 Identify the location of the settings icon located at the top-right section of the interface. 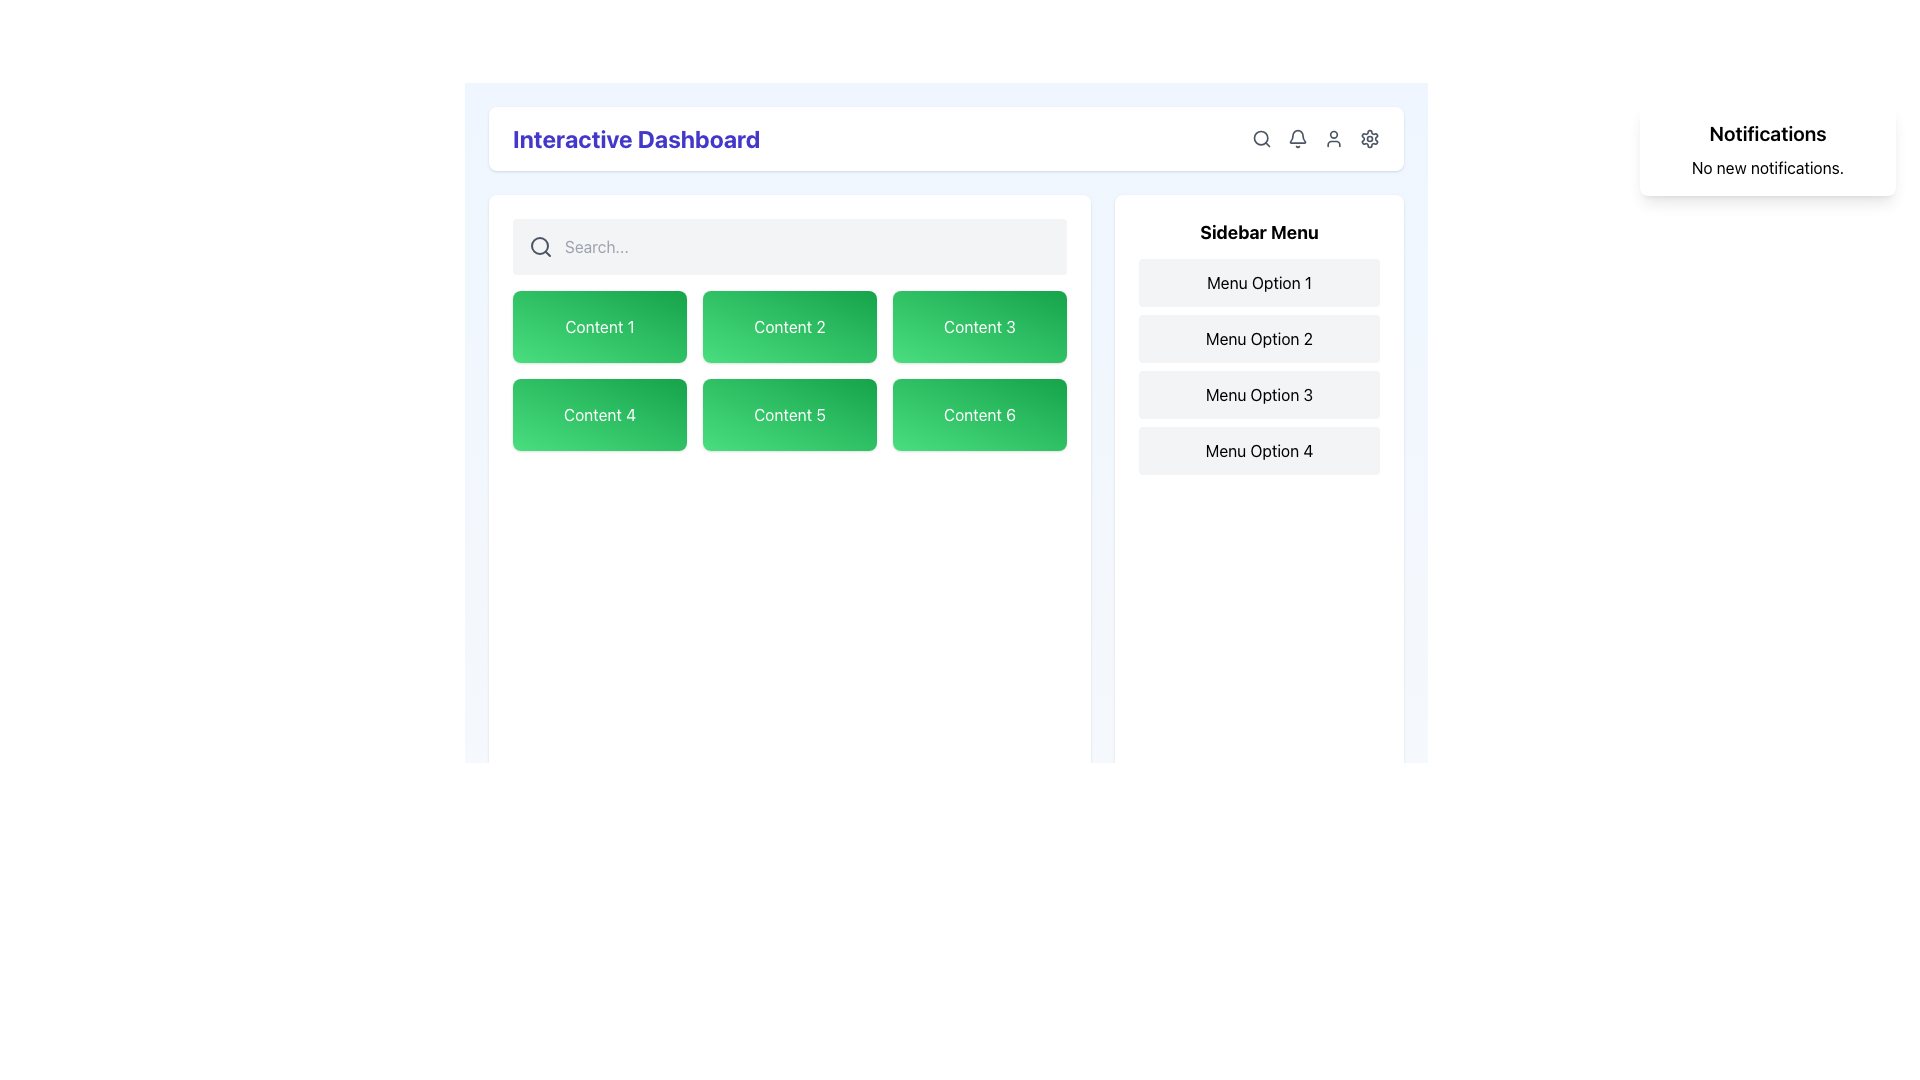
(1368, 137).